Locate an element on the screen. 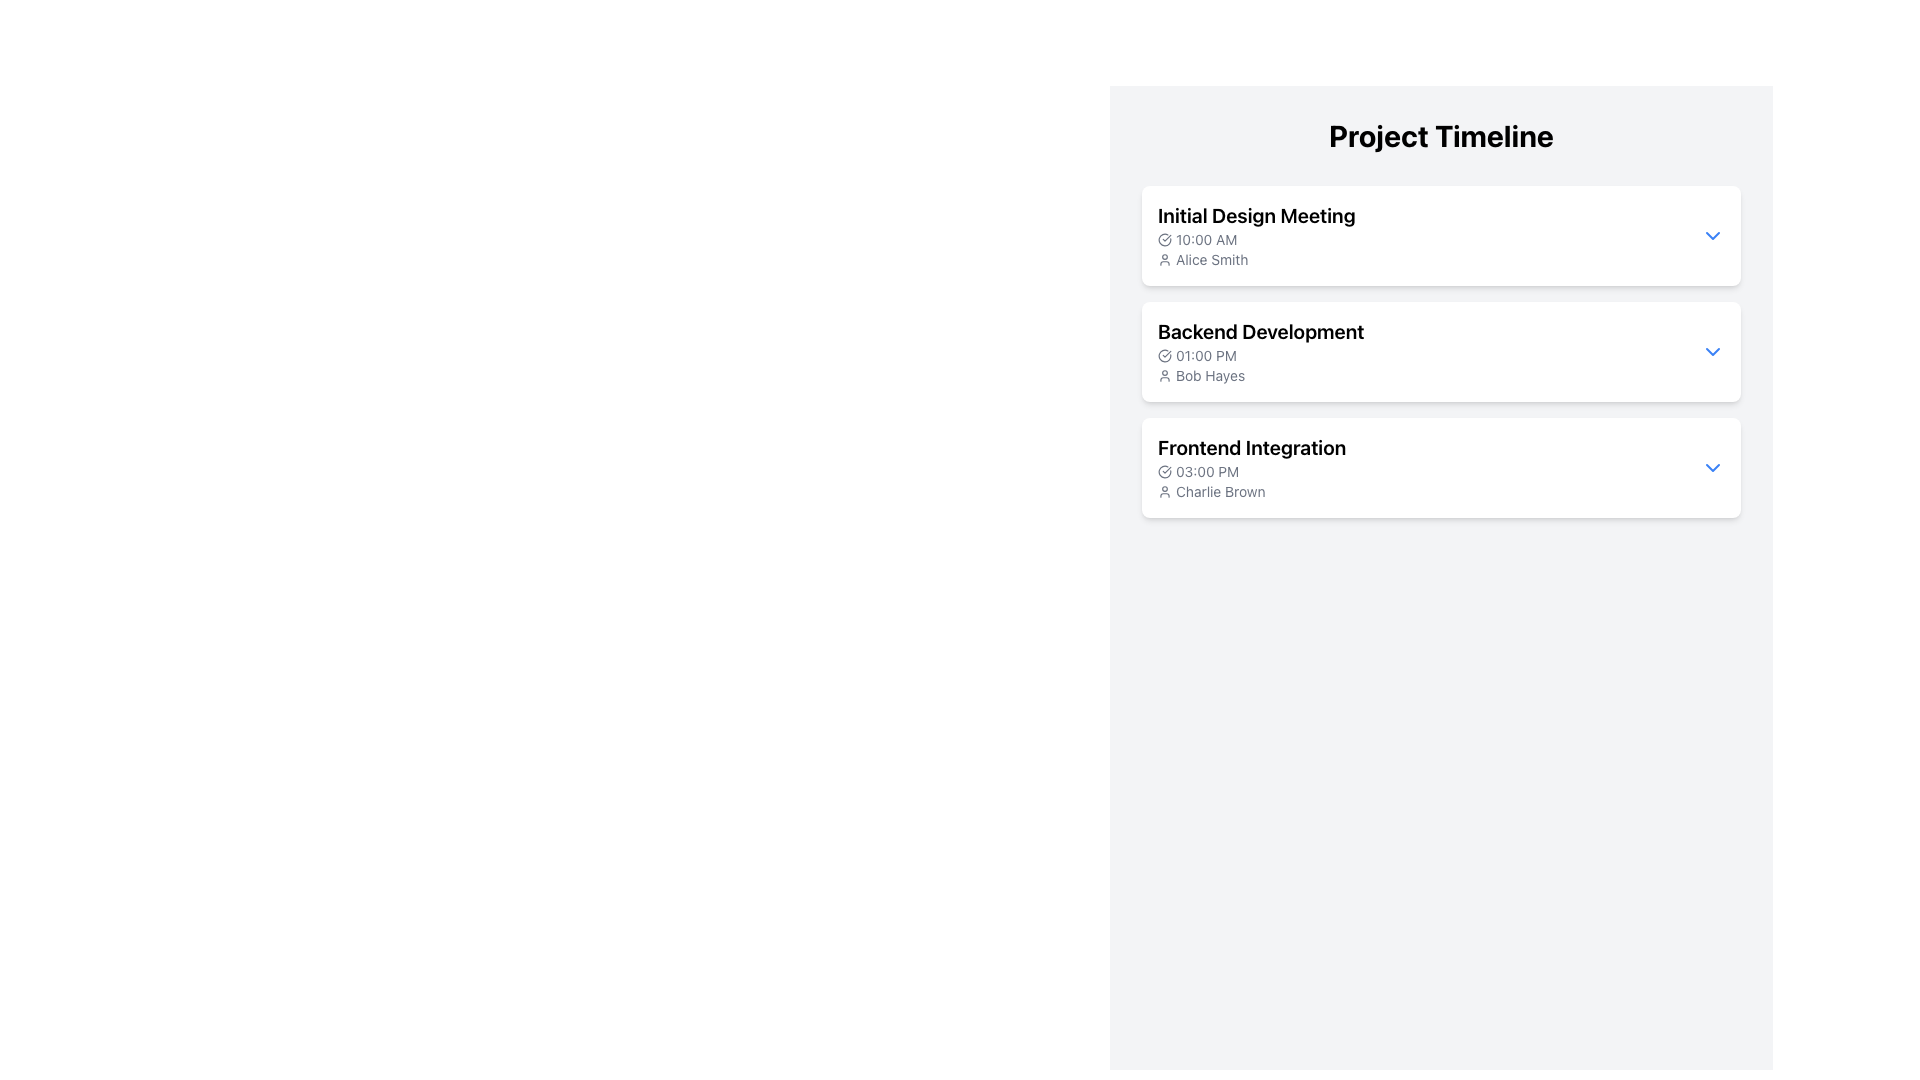  the UI card list item containing the title 'Backend Development', which displays the time '01:00 PM' and the name 'Bob Hayes', located in the middle of a sequence of cards under the 'Initial Design Meeting' section is located at coordinates (1441, 350).